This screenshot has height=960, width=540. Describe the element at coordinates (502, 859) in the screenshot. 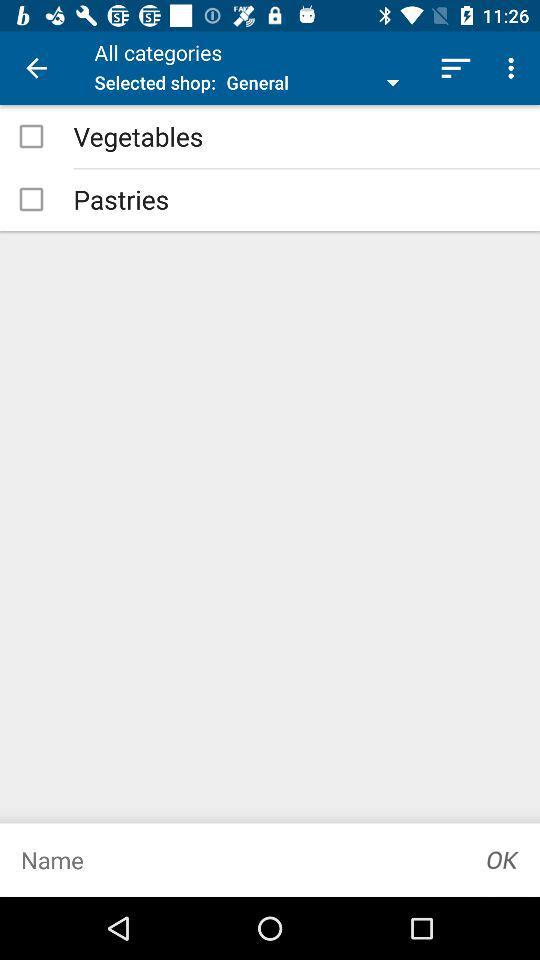

I see `submit entries` at that location.